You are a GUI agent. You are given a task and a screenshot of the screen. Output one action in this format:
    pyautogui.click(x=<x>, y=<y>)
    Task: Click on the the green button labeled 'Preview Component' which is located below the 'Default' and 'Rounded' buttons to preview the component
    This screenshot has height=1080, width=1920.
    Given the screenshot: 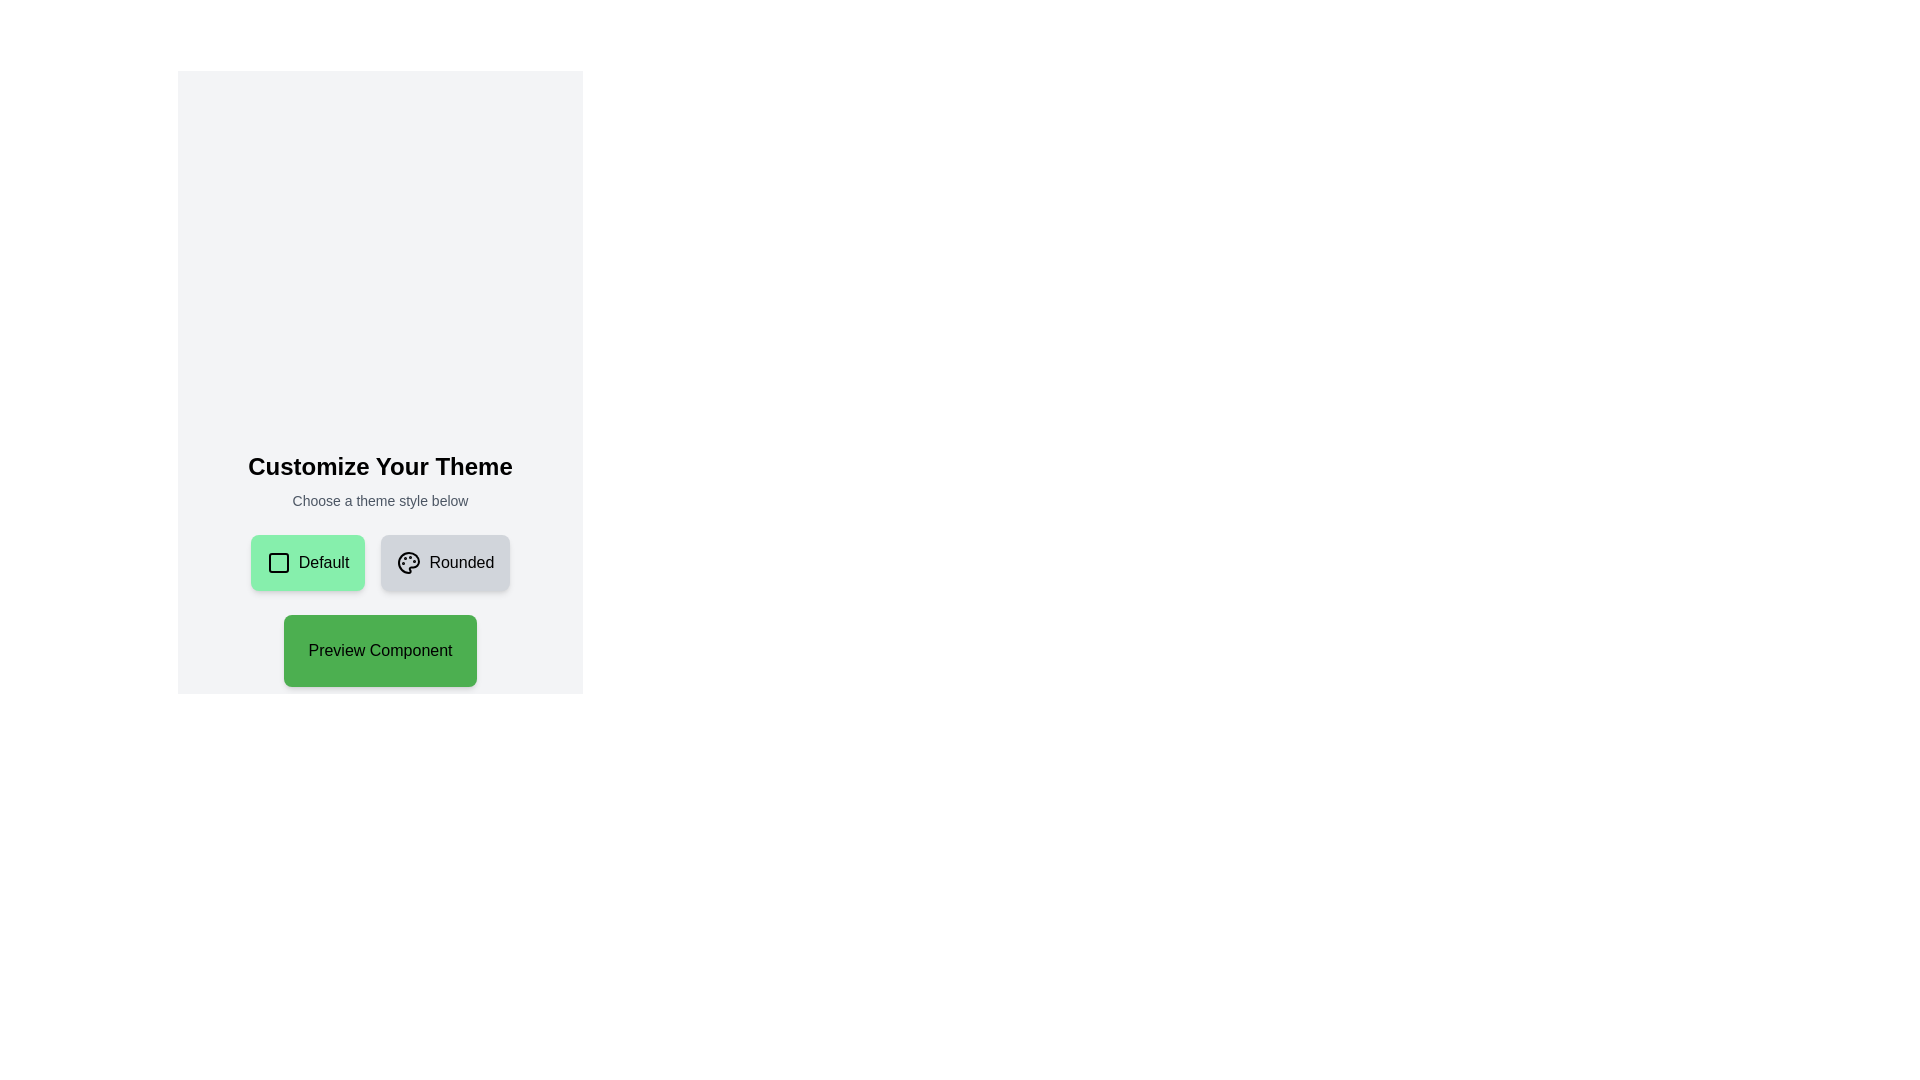 What is the action you would take?
    pyautogui.click(x=380, y=609)
    